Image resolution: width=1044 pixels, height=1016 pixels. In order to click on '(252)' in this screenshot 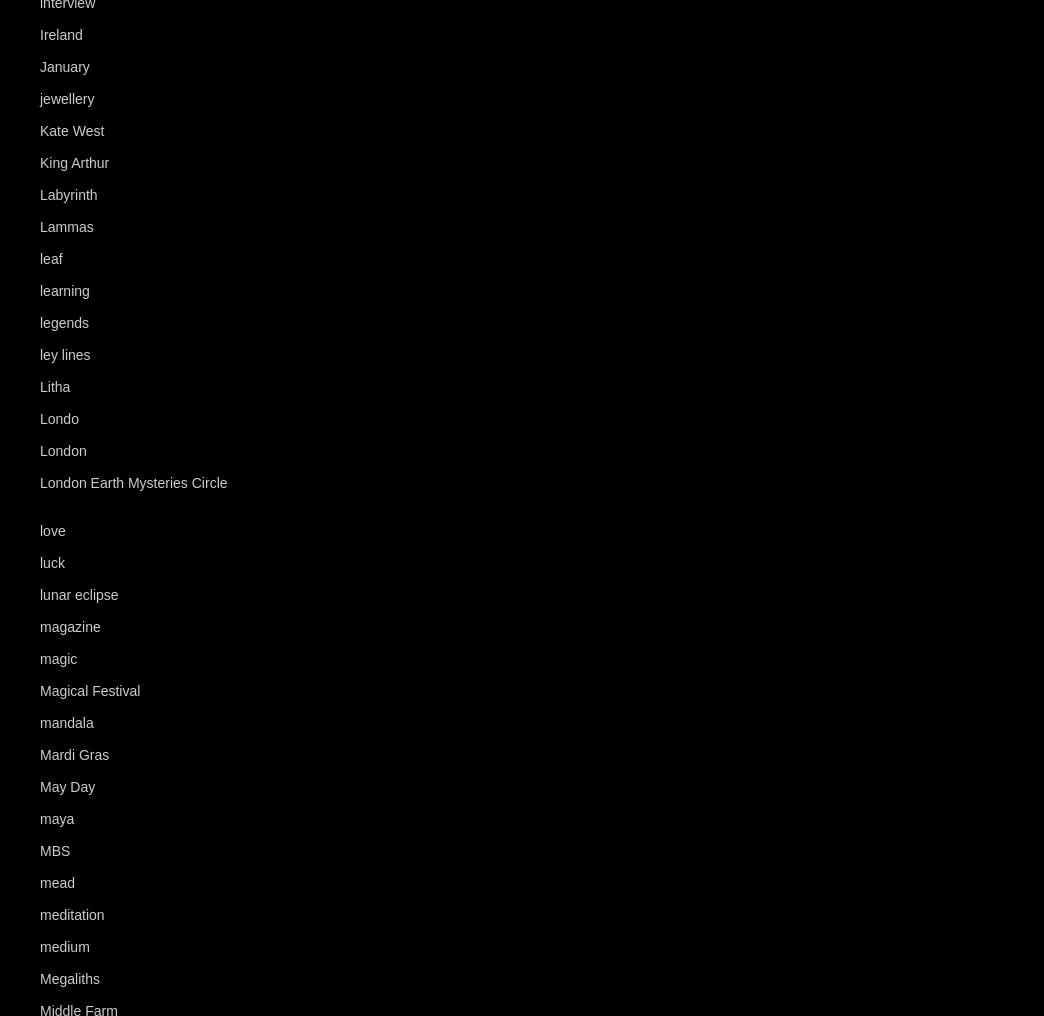, I will do `click(109, 289)`.